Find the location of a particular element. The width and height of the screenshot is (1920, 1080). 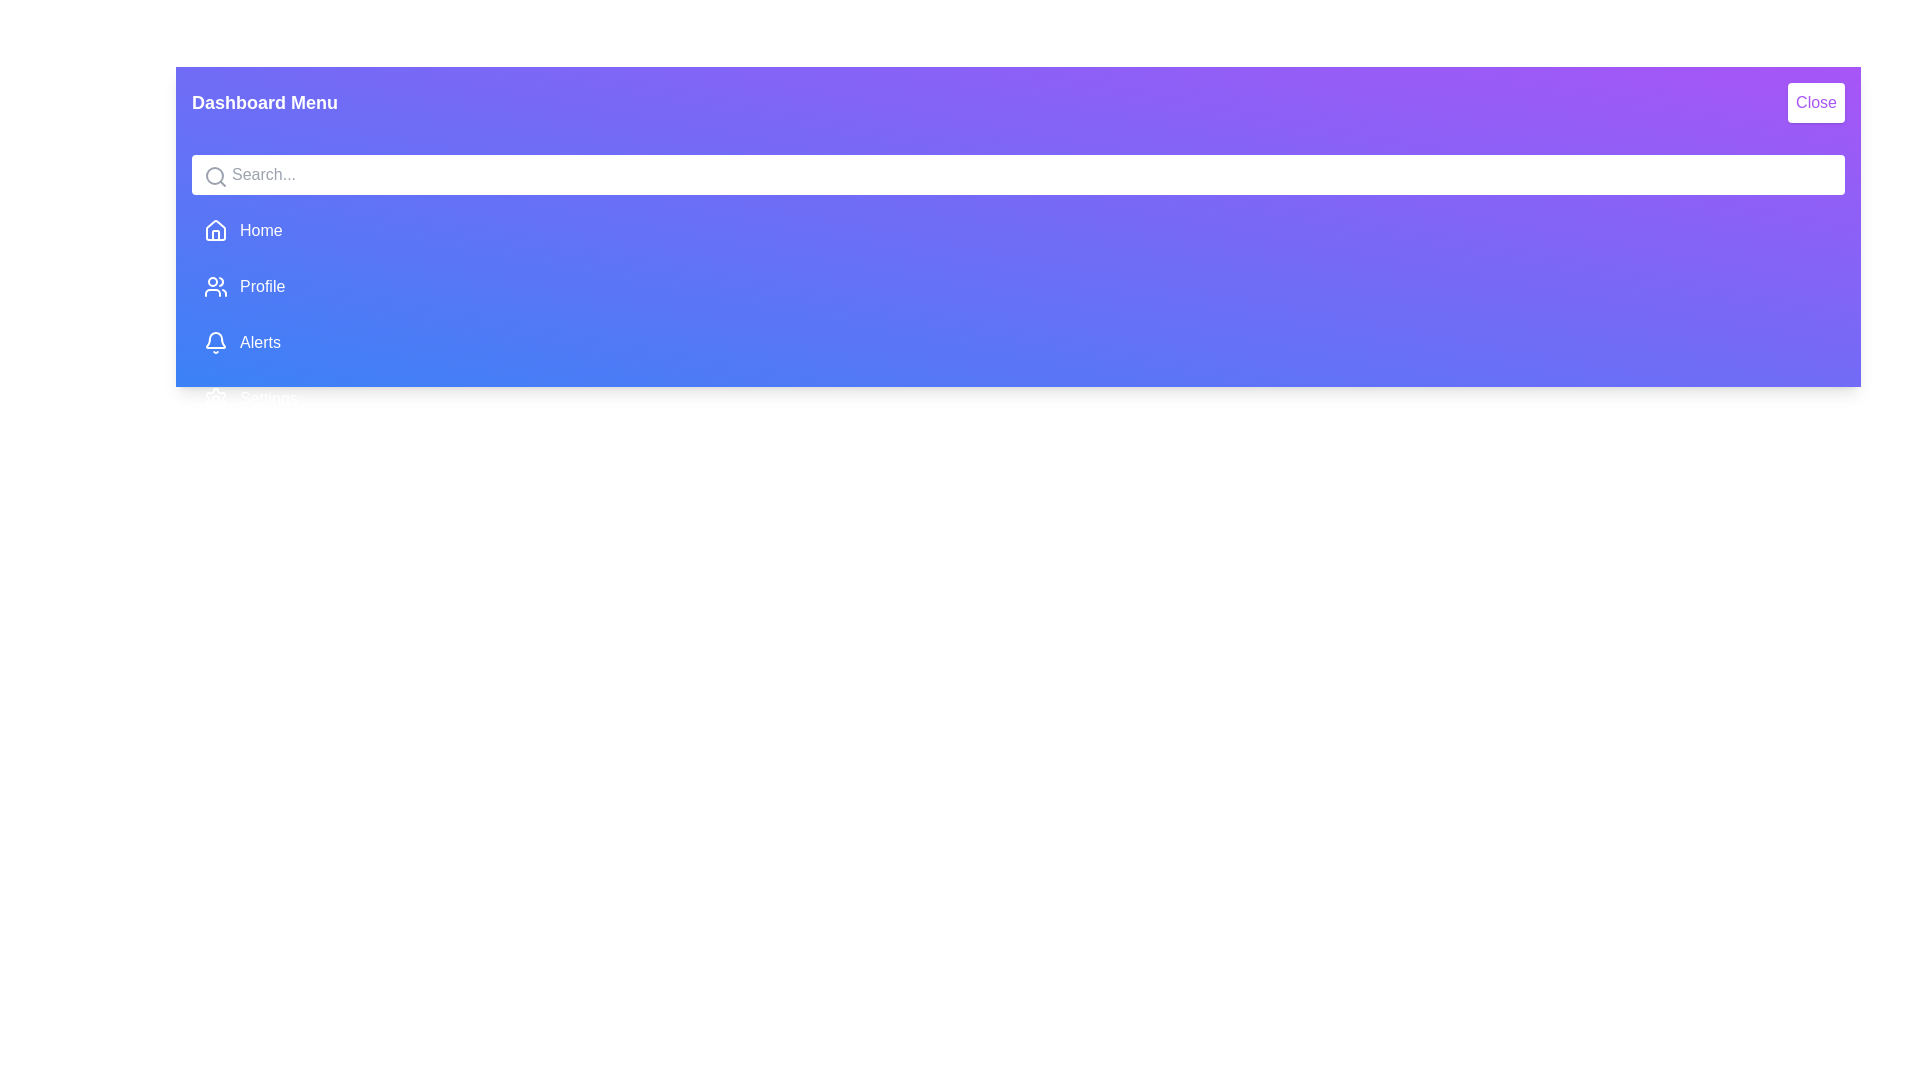

the bell icon in the 'Alerts' section of the sidebar menu, which is visually distinct by its curved outline and is located beneath the 'Profile' menu item is located at coordinates (216, 339).